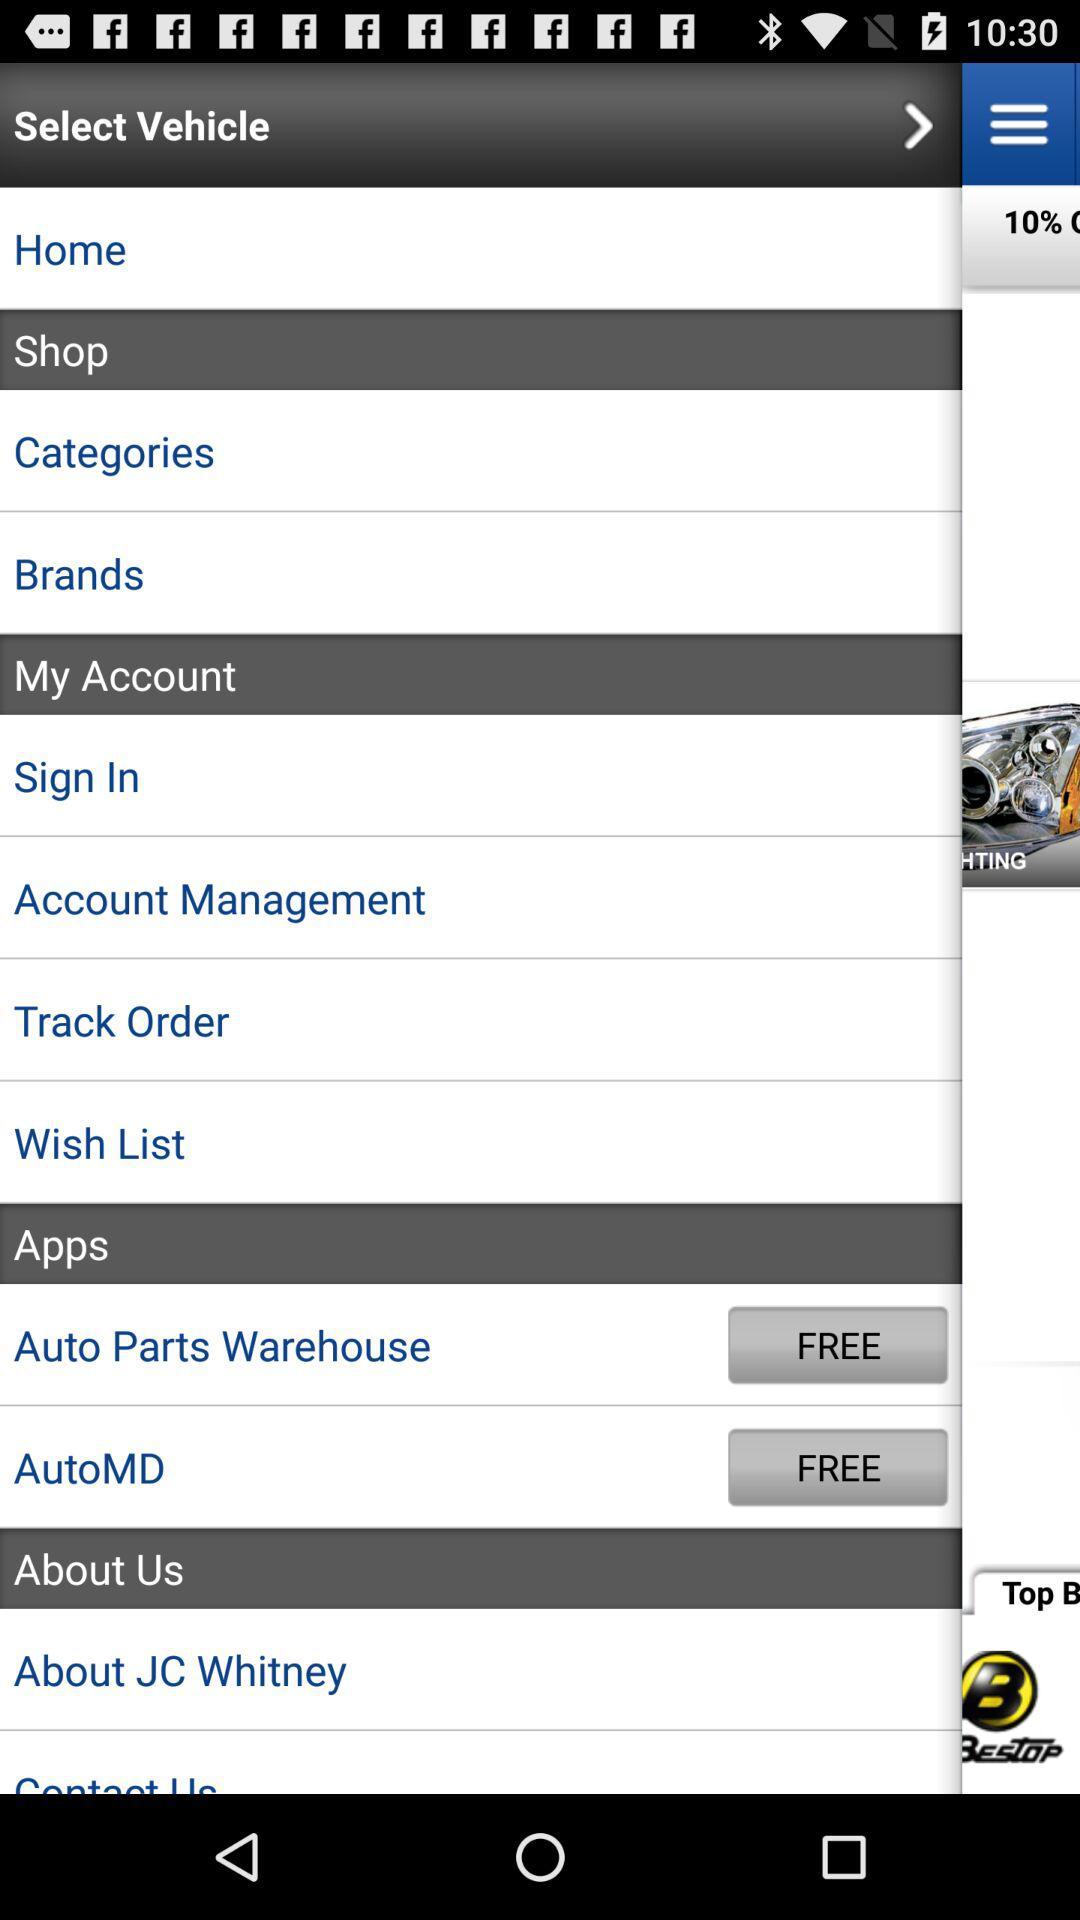 The width and height of the screenshot is (1080, 1920). Describe the element at coordinates (364, 1467) in the screenshot. I see `the automd` at that location.